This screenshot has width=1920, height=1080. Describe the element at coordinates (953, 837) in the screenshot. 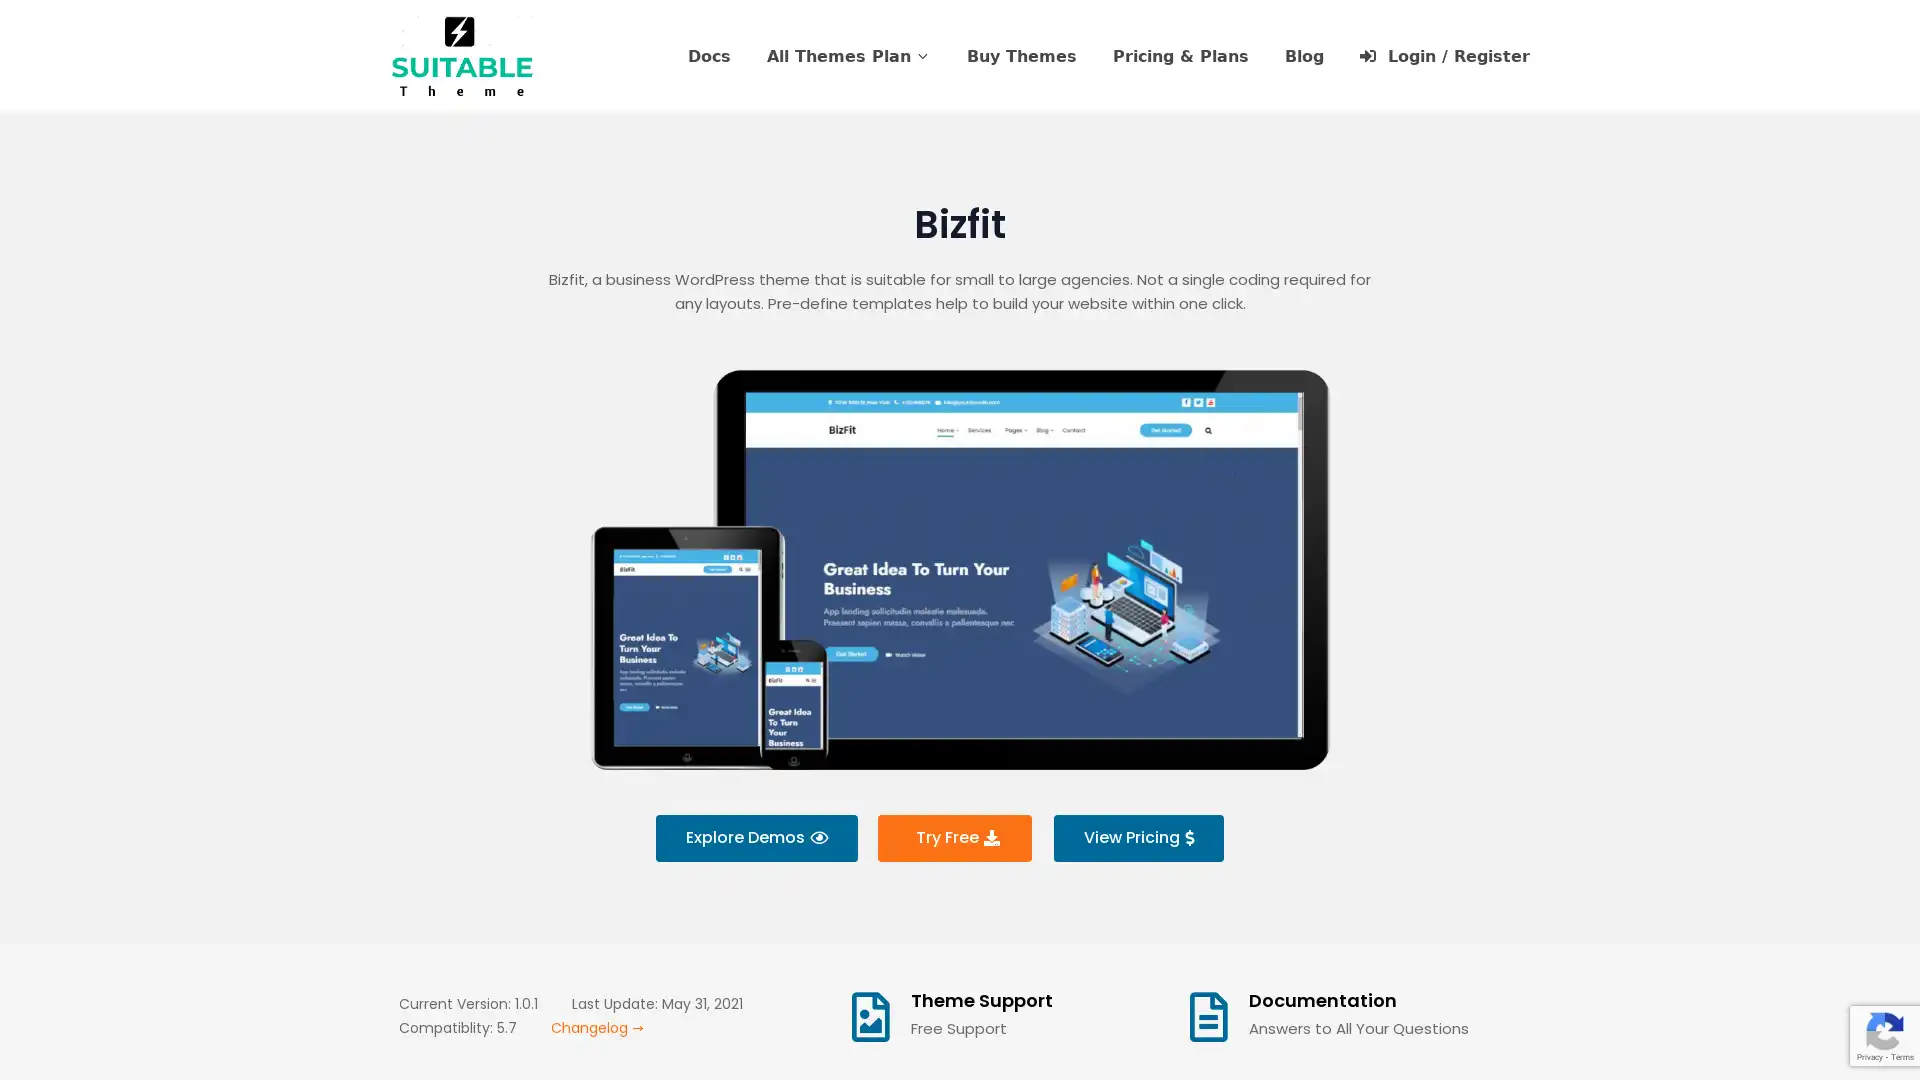

I see `Try Free` at that location.